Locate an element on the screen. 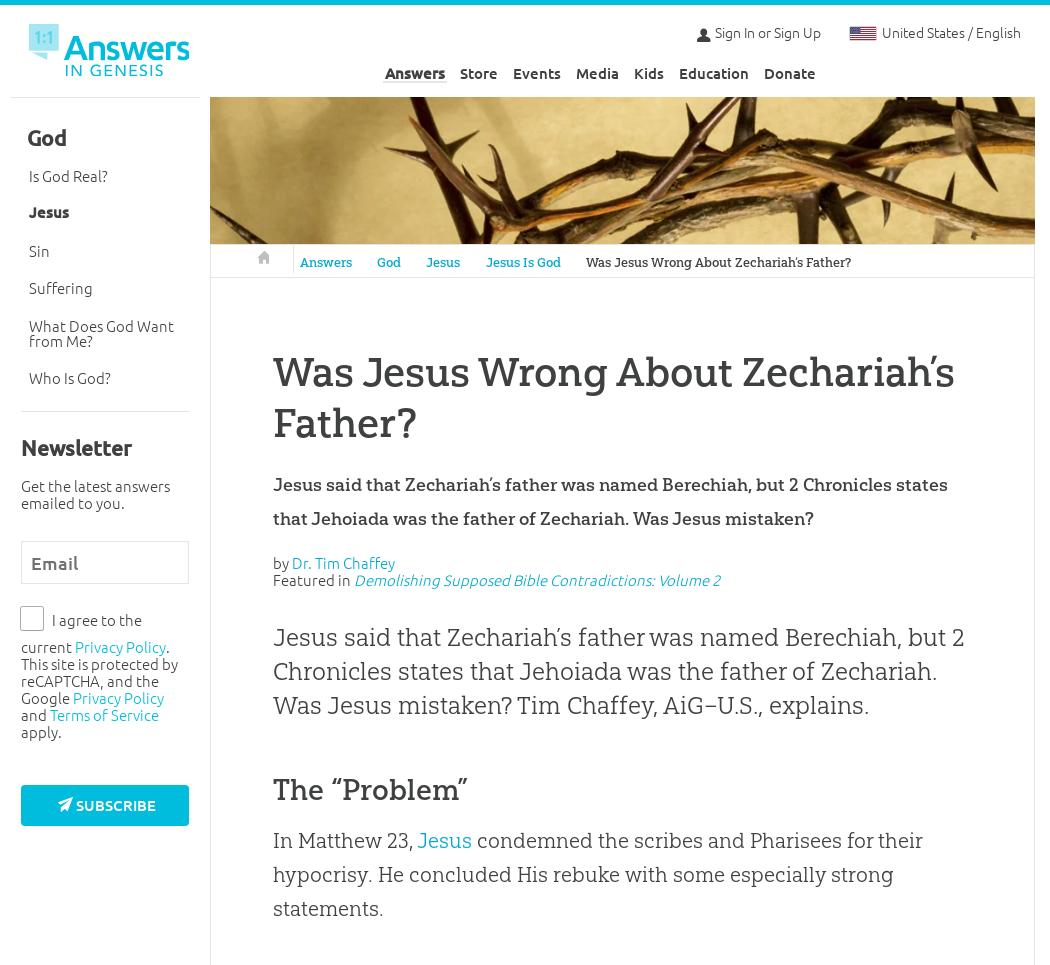 Image resolution: width=1050 pixels, height=965 pixels. '.' is located at coordinates (168, 646).